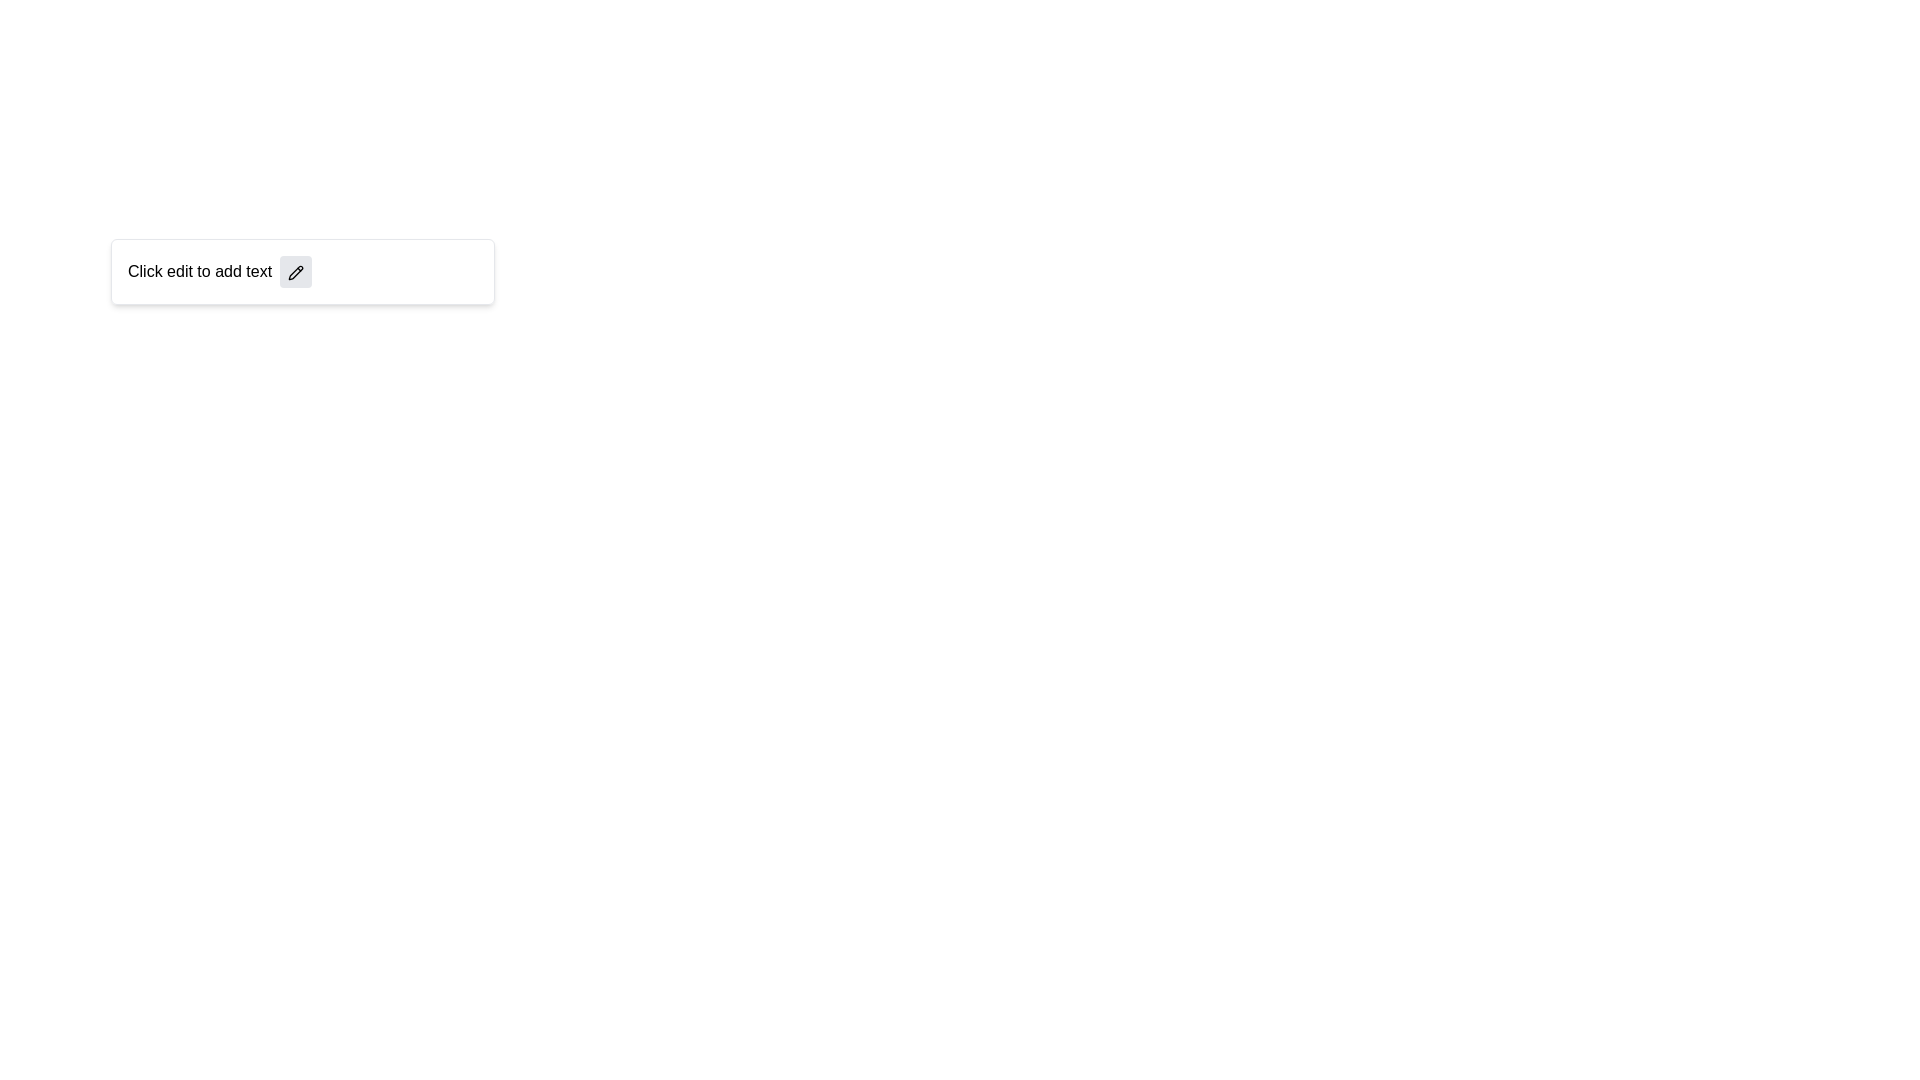 The image size is (1920, 1080). I want to click on the pencil icon in the instruction prompt that says 'Click edit, so click(301, 272).